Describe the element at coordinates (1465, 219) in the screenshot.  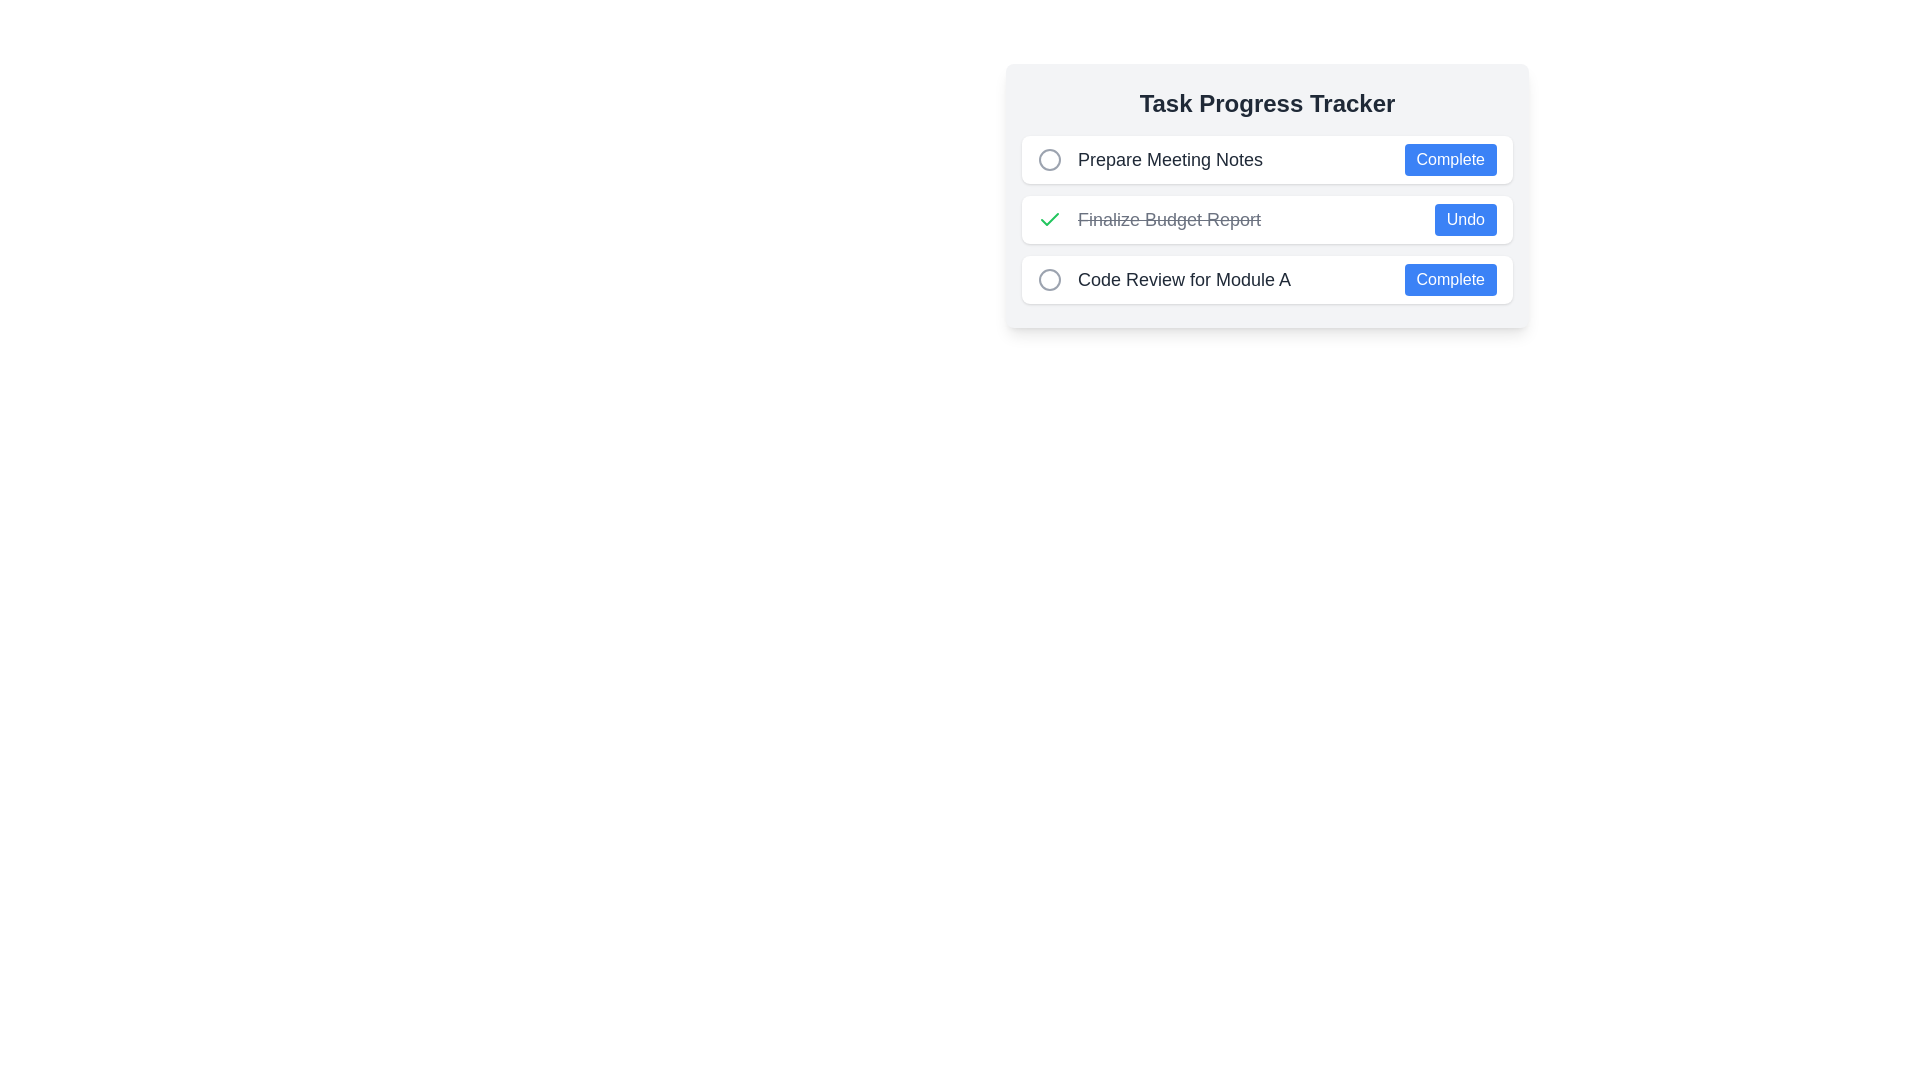
I see `the 'Undo' button, which is located at the far-right end of the 'Finalize Budget Report' task line item and visually aligned with the completion status indicator` at that location.